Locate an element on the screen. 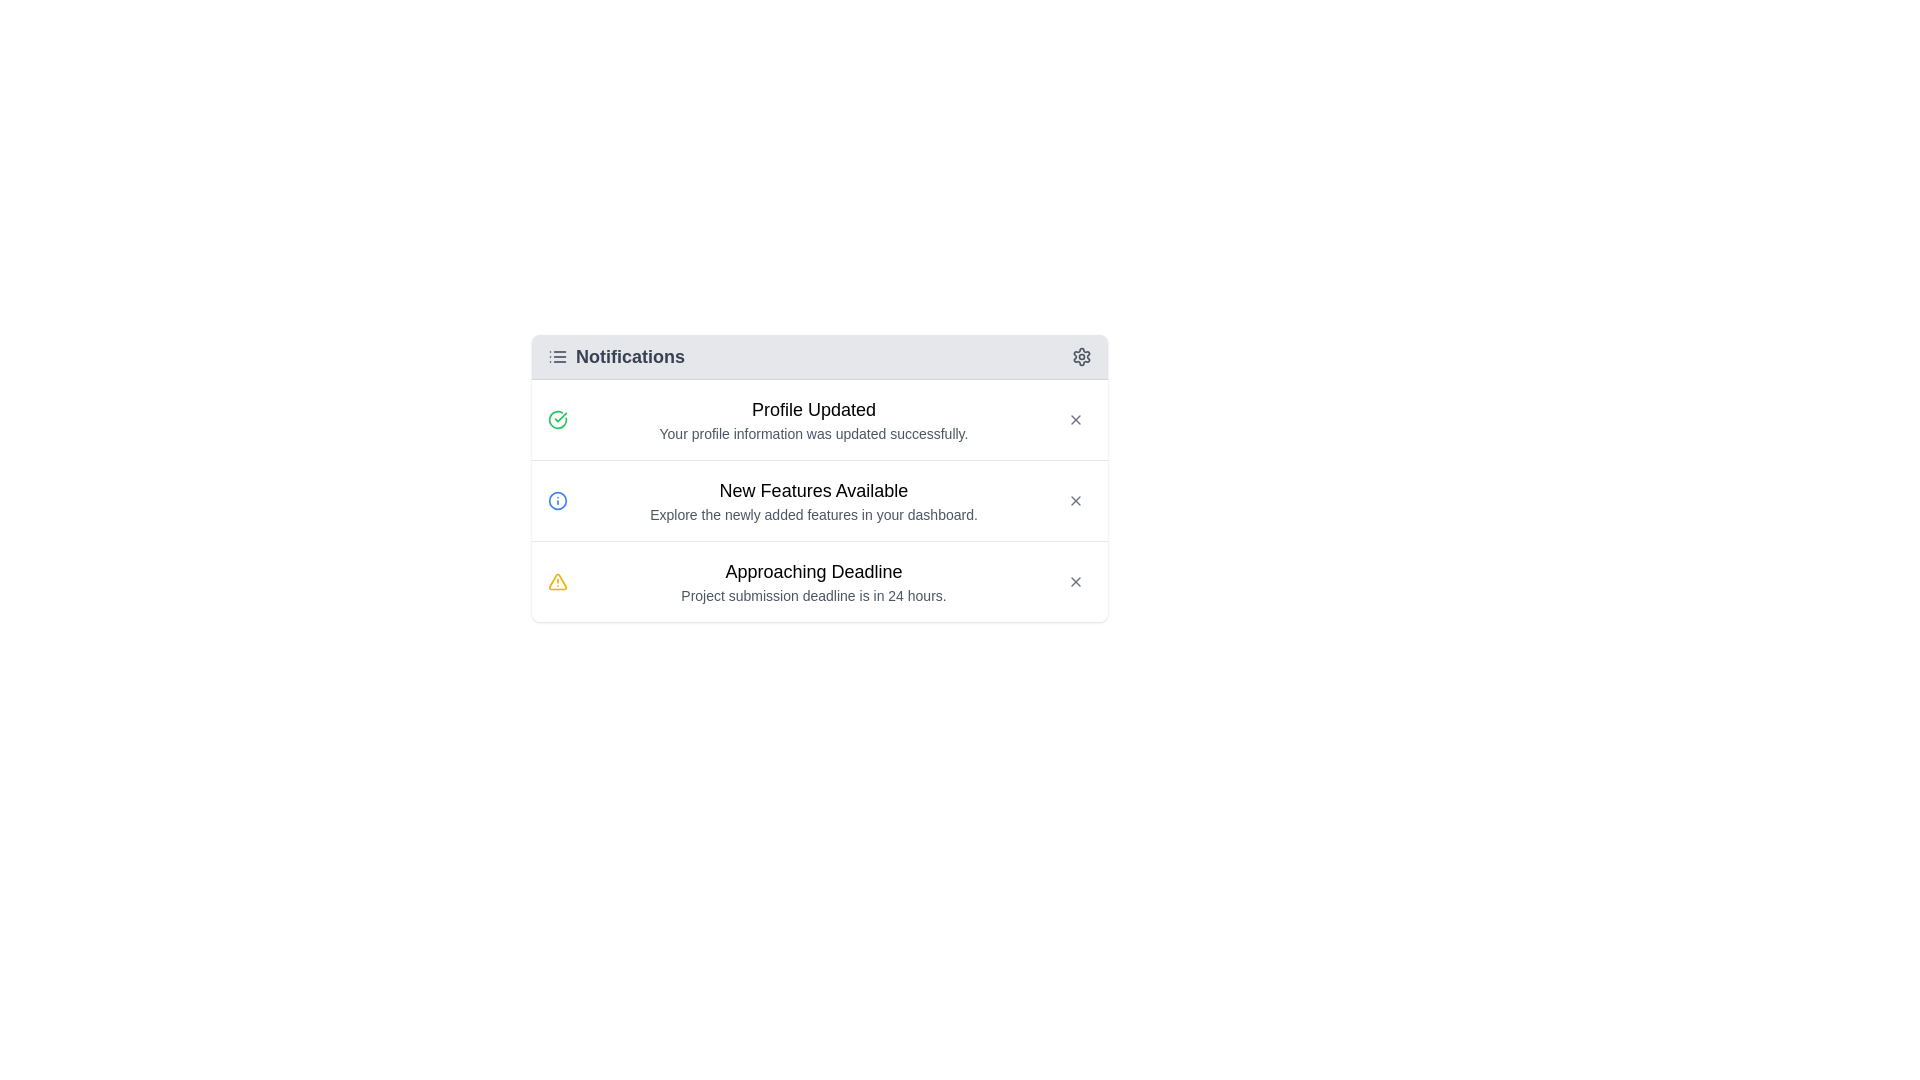 Image resolution: width=1920 pixels, height=1080 pixels. the text label displaying 'Project submission deadline is in 24 hours.' which is styled with a smaller gray font and located below the bold title 'Approaching Deadline.' is located at coordinates (814, 595).